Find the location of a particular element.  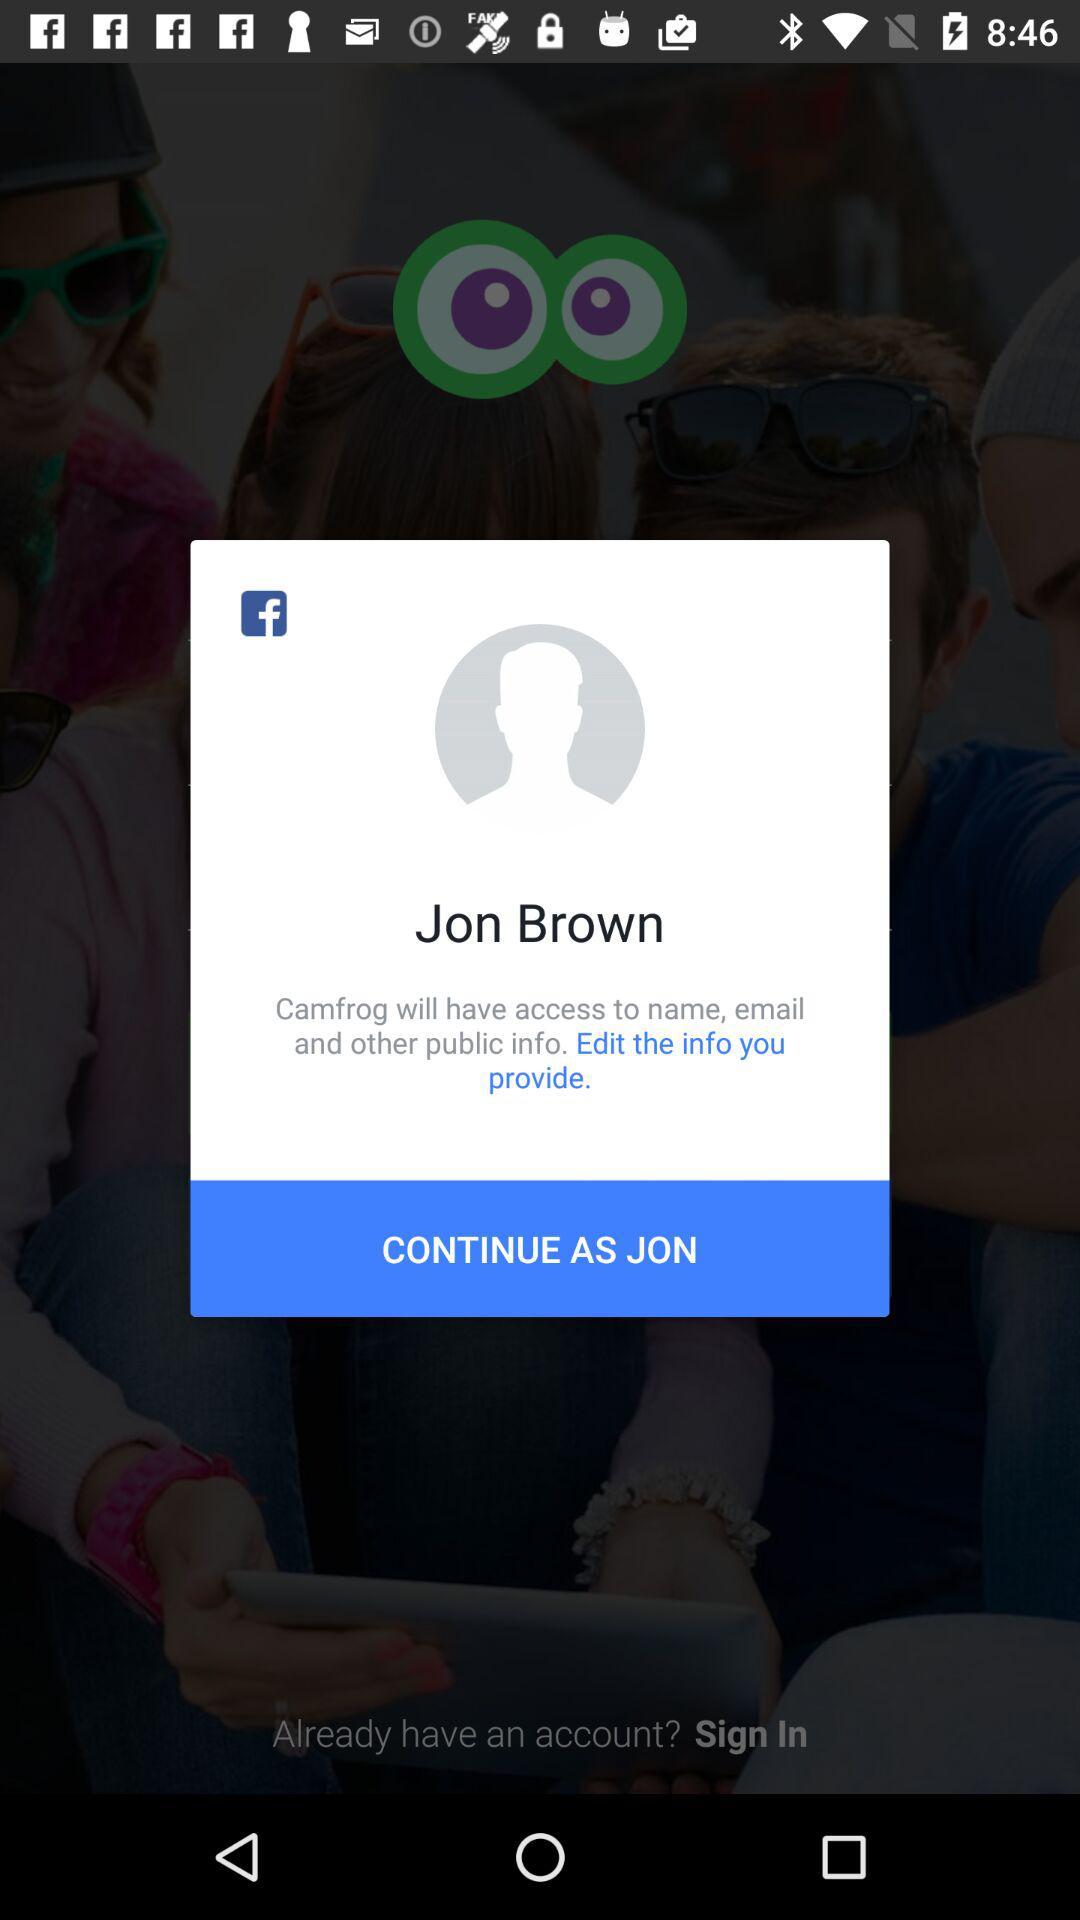

the icon above the continue as jon is located at coordinates (540, 1041).